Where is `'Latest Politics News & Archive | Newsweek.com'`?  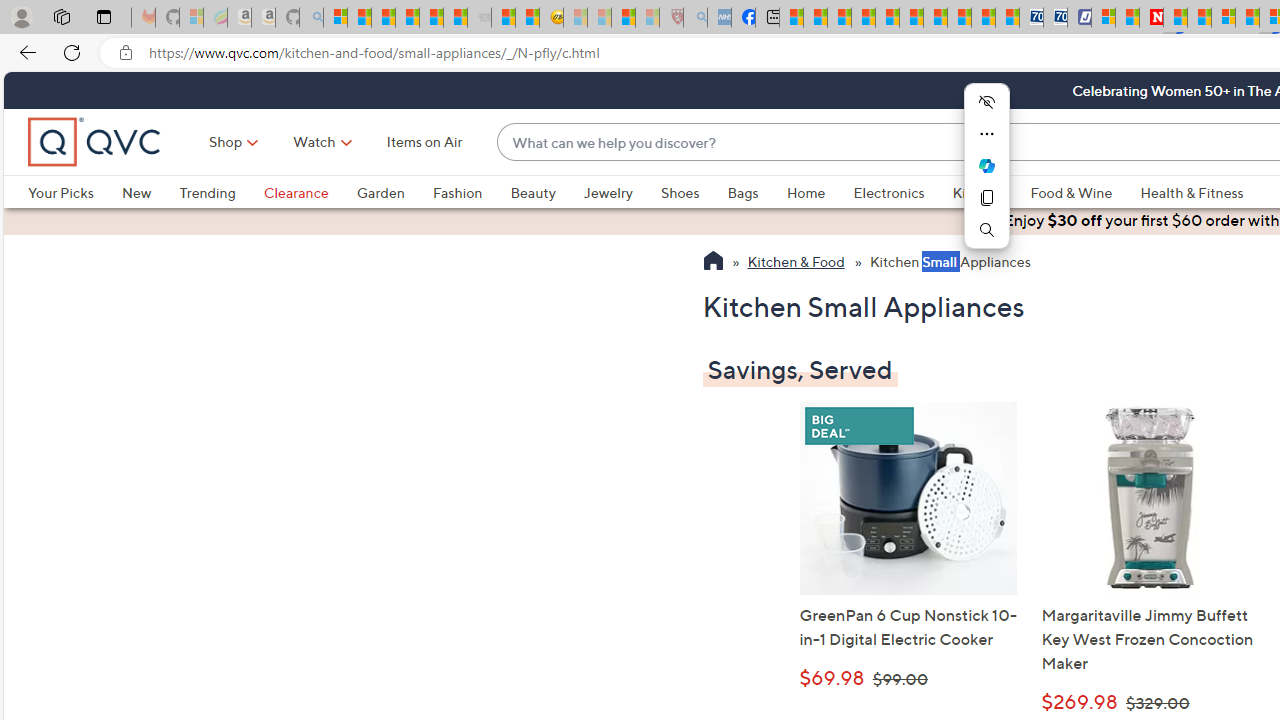
'Latest Politics News & Archive | Newsweek.com' is located at coordinates (1152, 17).